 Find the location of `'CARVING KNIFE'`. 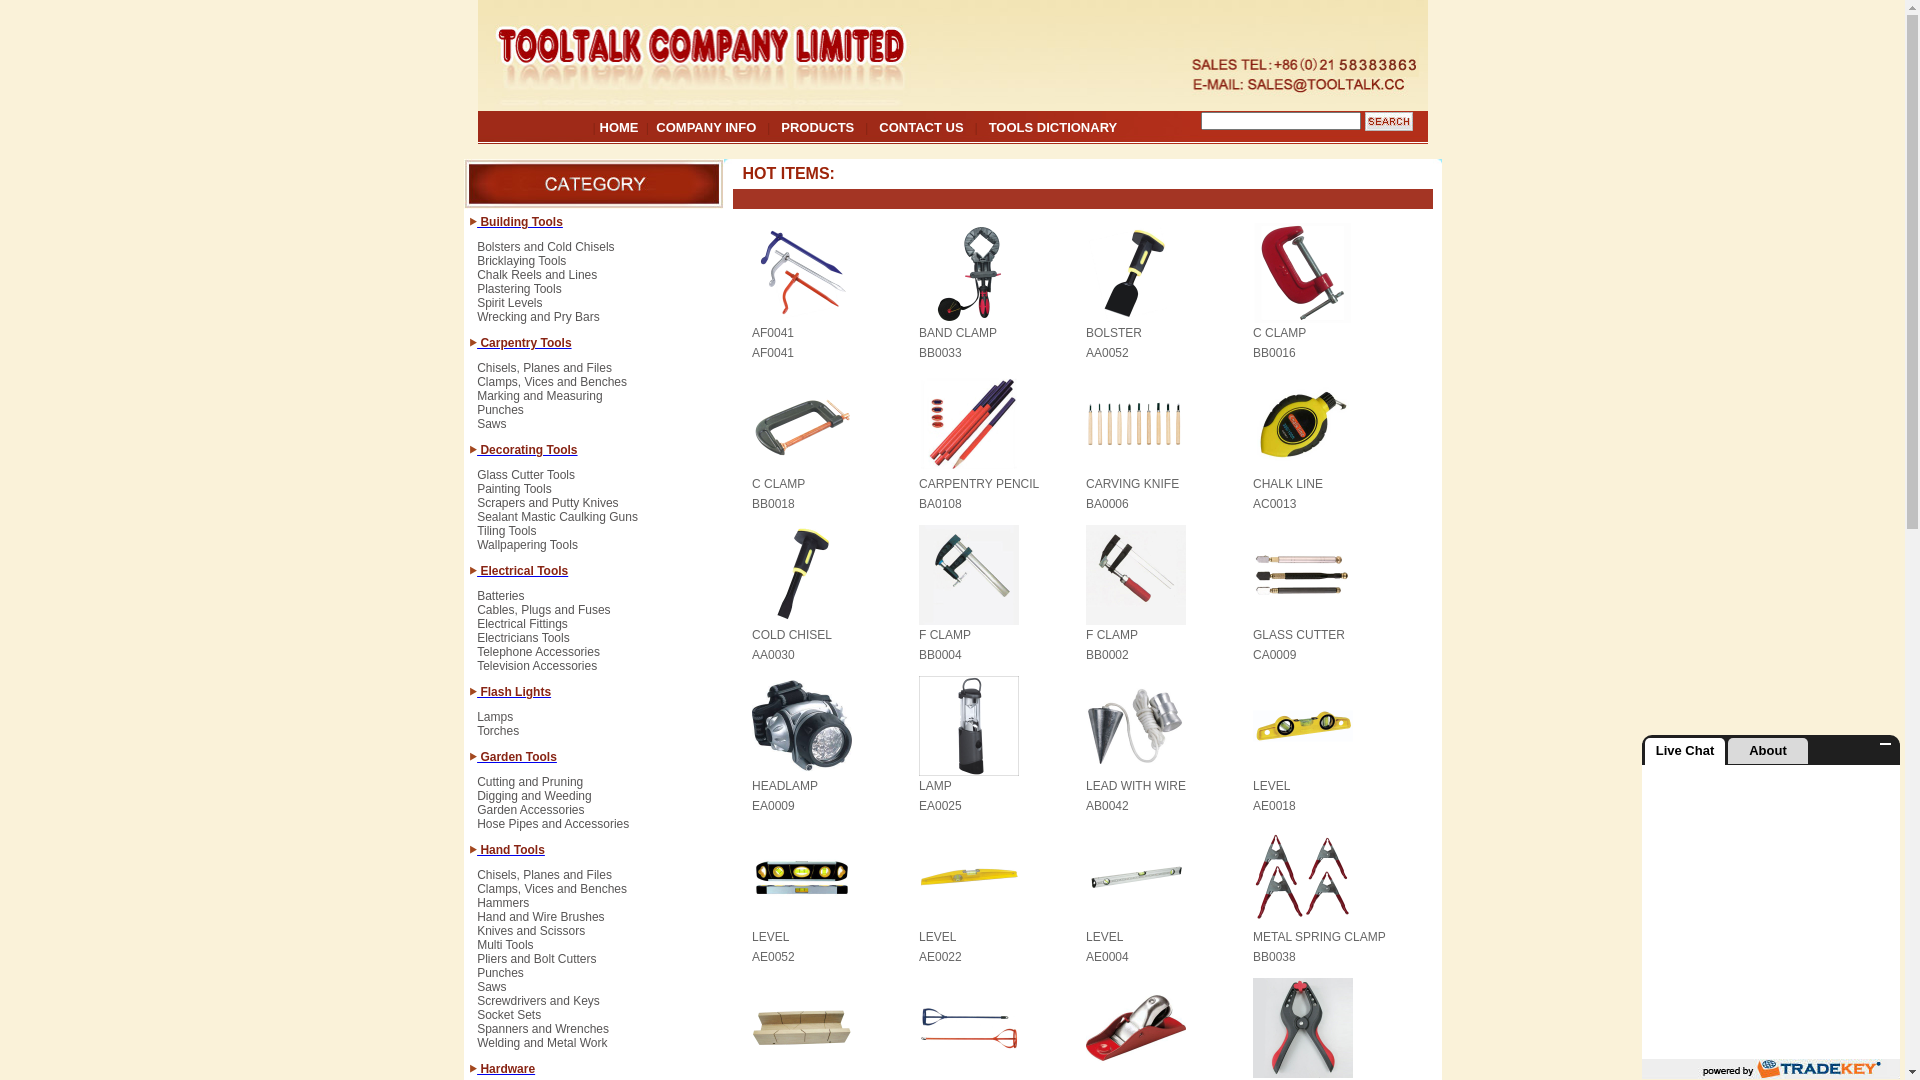

'CARVING KNIFE' is located at coordinates (1132, 483).